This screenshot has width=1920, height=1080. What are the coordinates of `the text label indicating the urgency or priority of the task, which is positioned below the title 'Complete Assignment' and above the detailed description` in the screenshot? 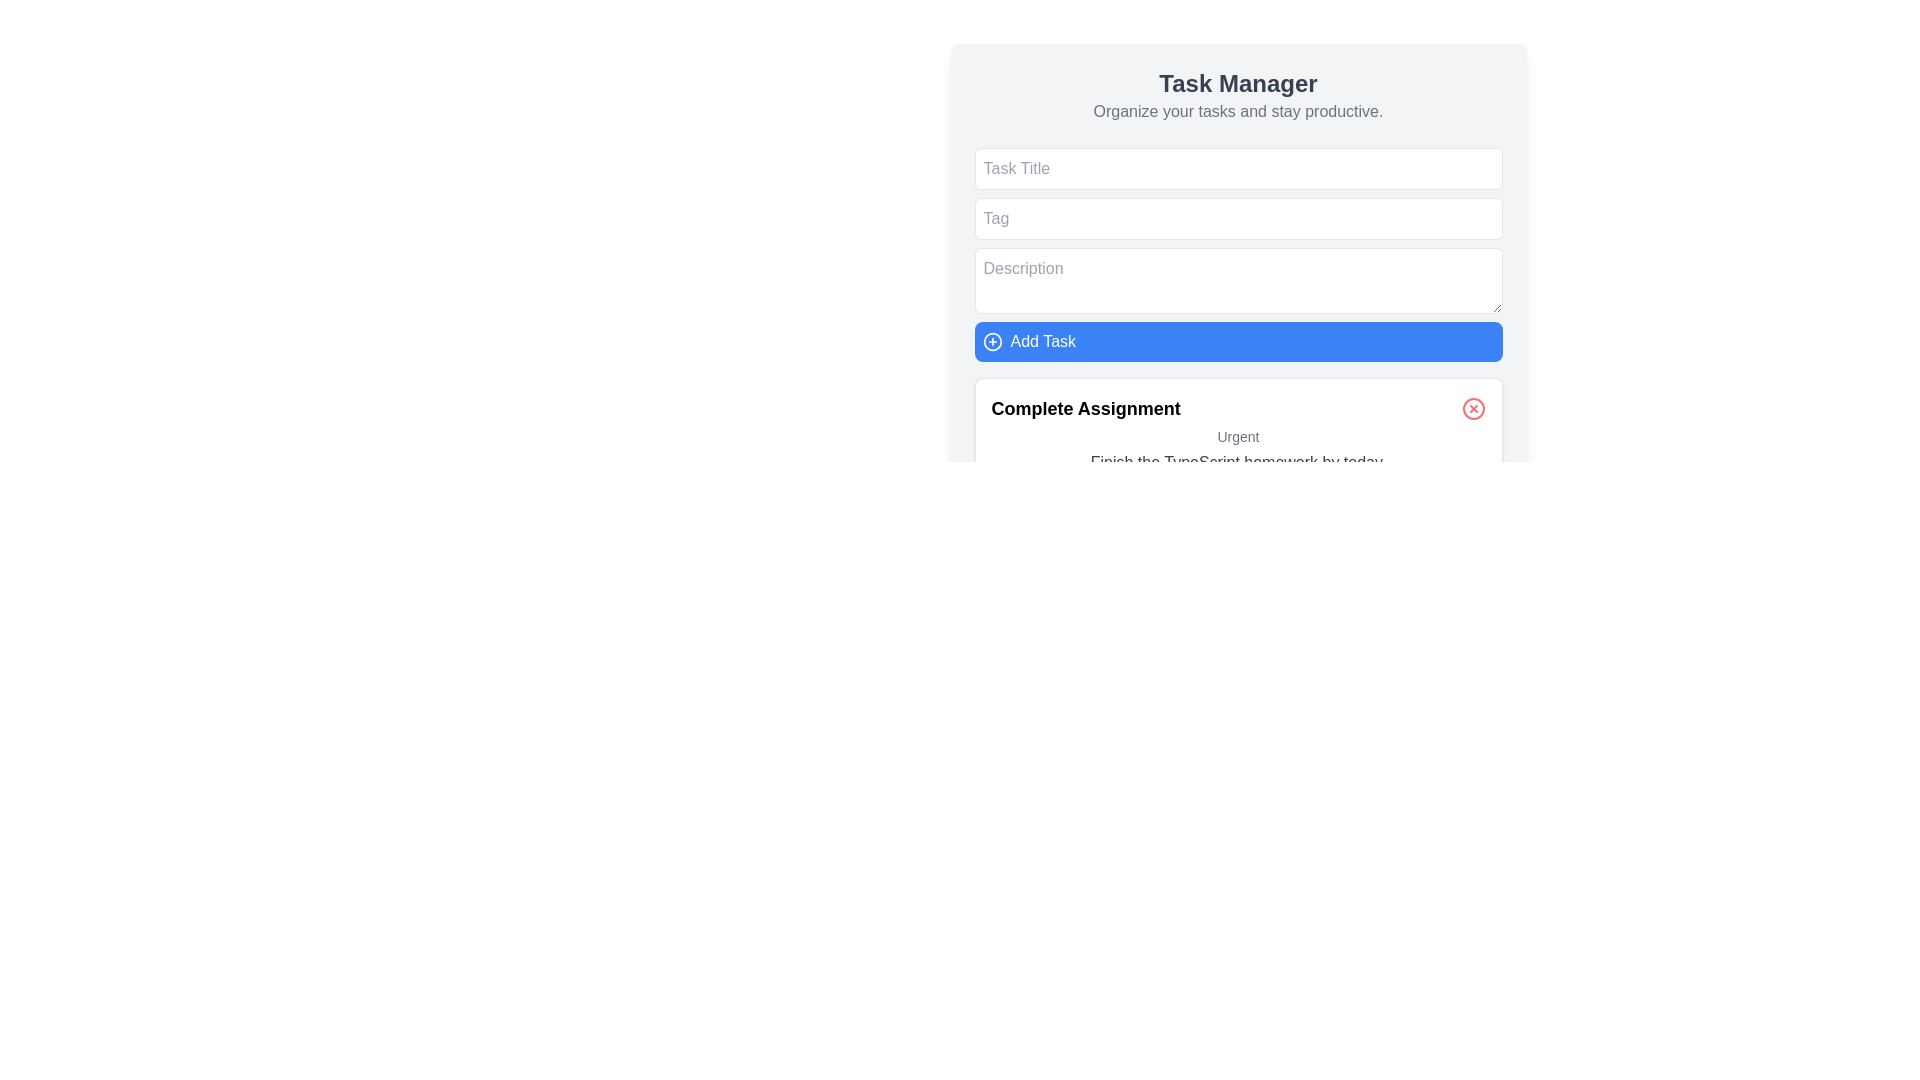 It's located at (1237, 435).